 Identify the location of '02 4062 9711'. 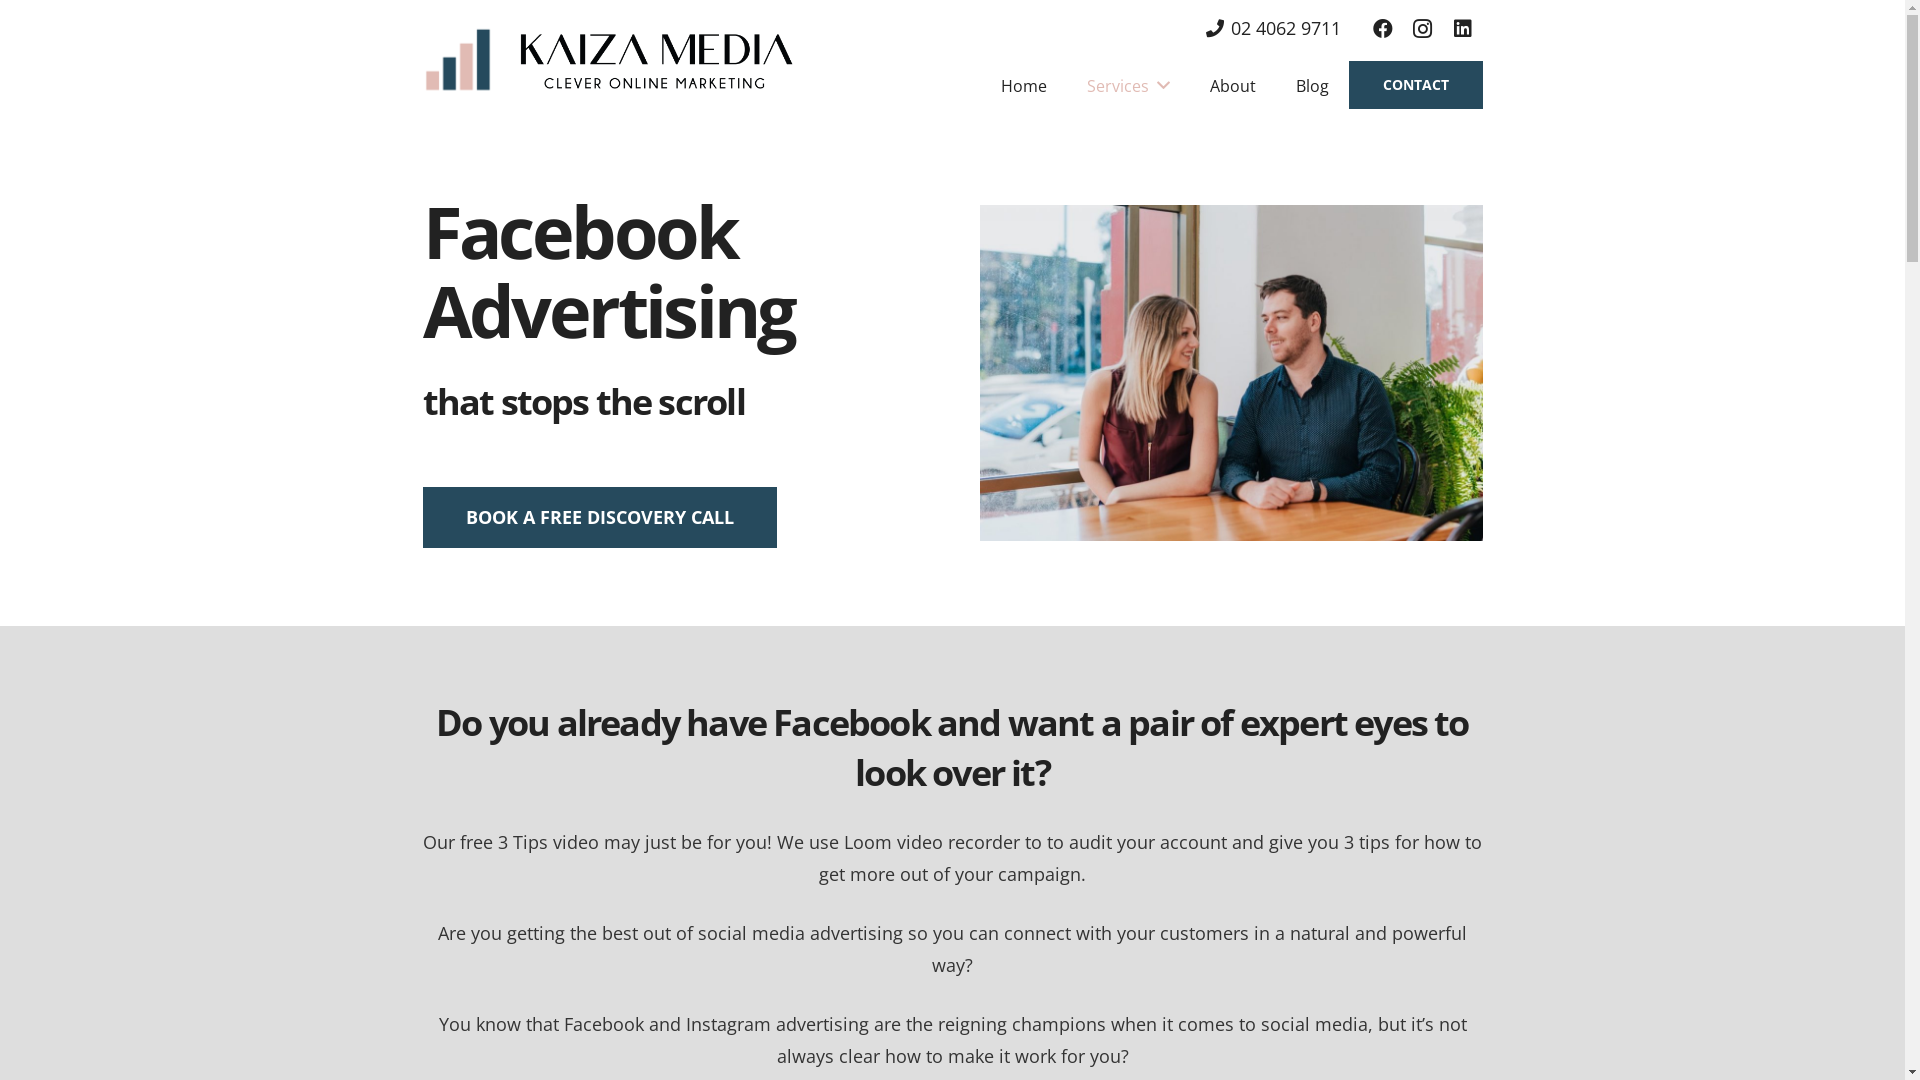
(1272, 27).